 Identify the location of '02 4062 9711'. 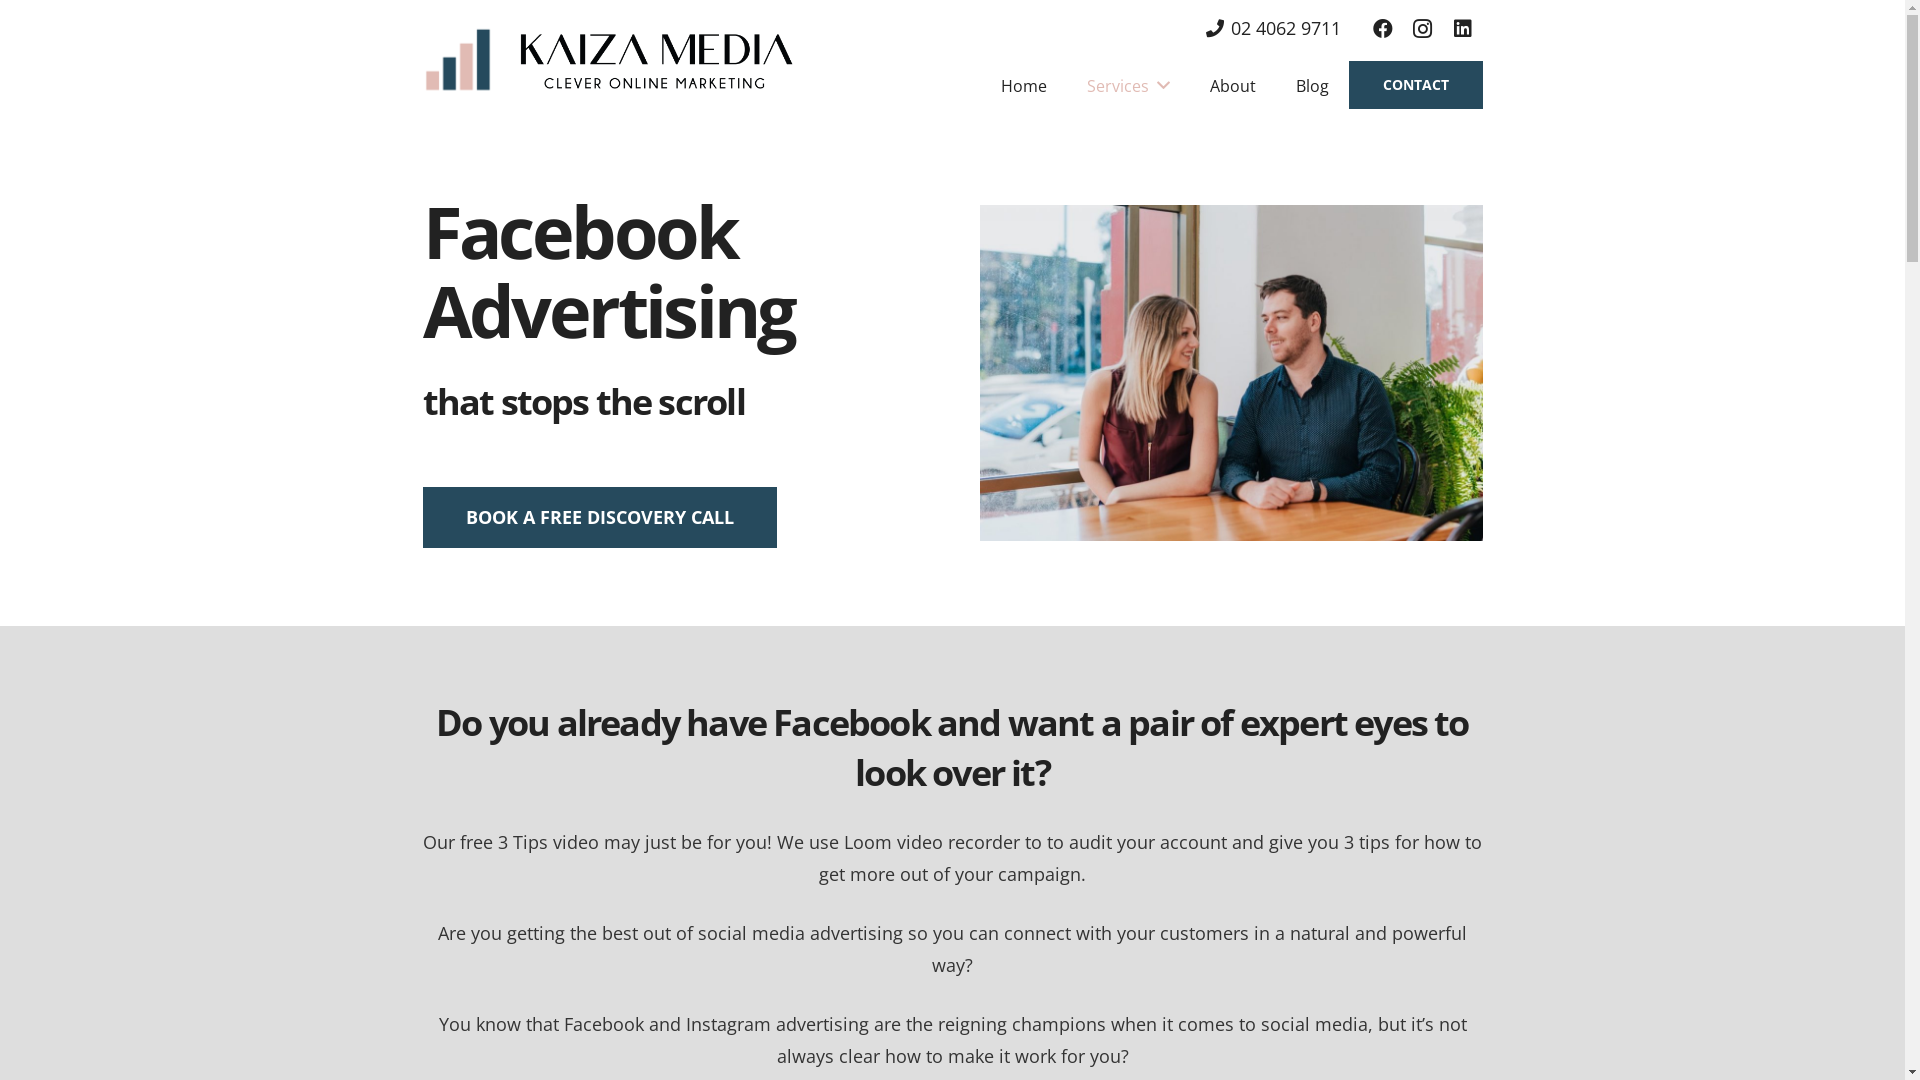
(1272, 27).